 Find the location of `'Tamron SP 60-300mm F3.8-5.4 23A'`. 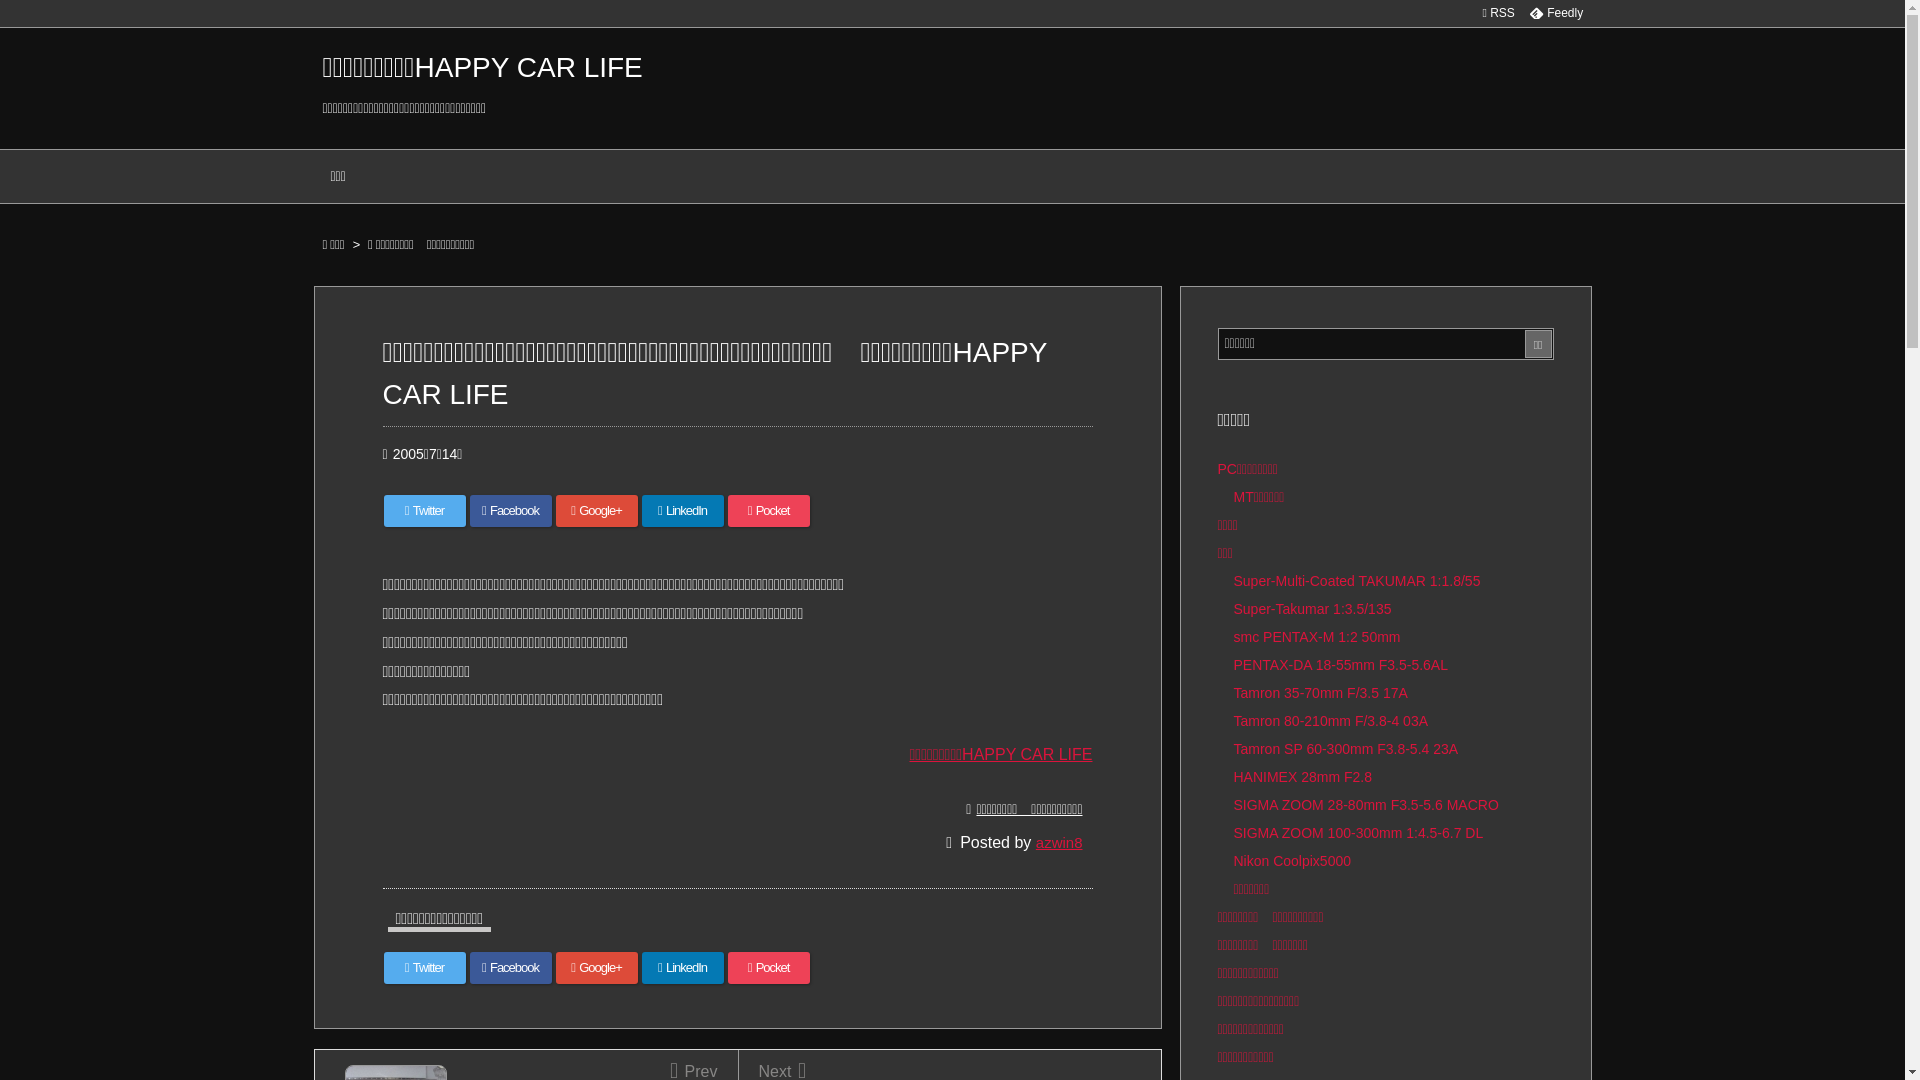

'Tamron SP 60-300mm F3.8-5.4 23A' is located at coordinates (1346, 748).